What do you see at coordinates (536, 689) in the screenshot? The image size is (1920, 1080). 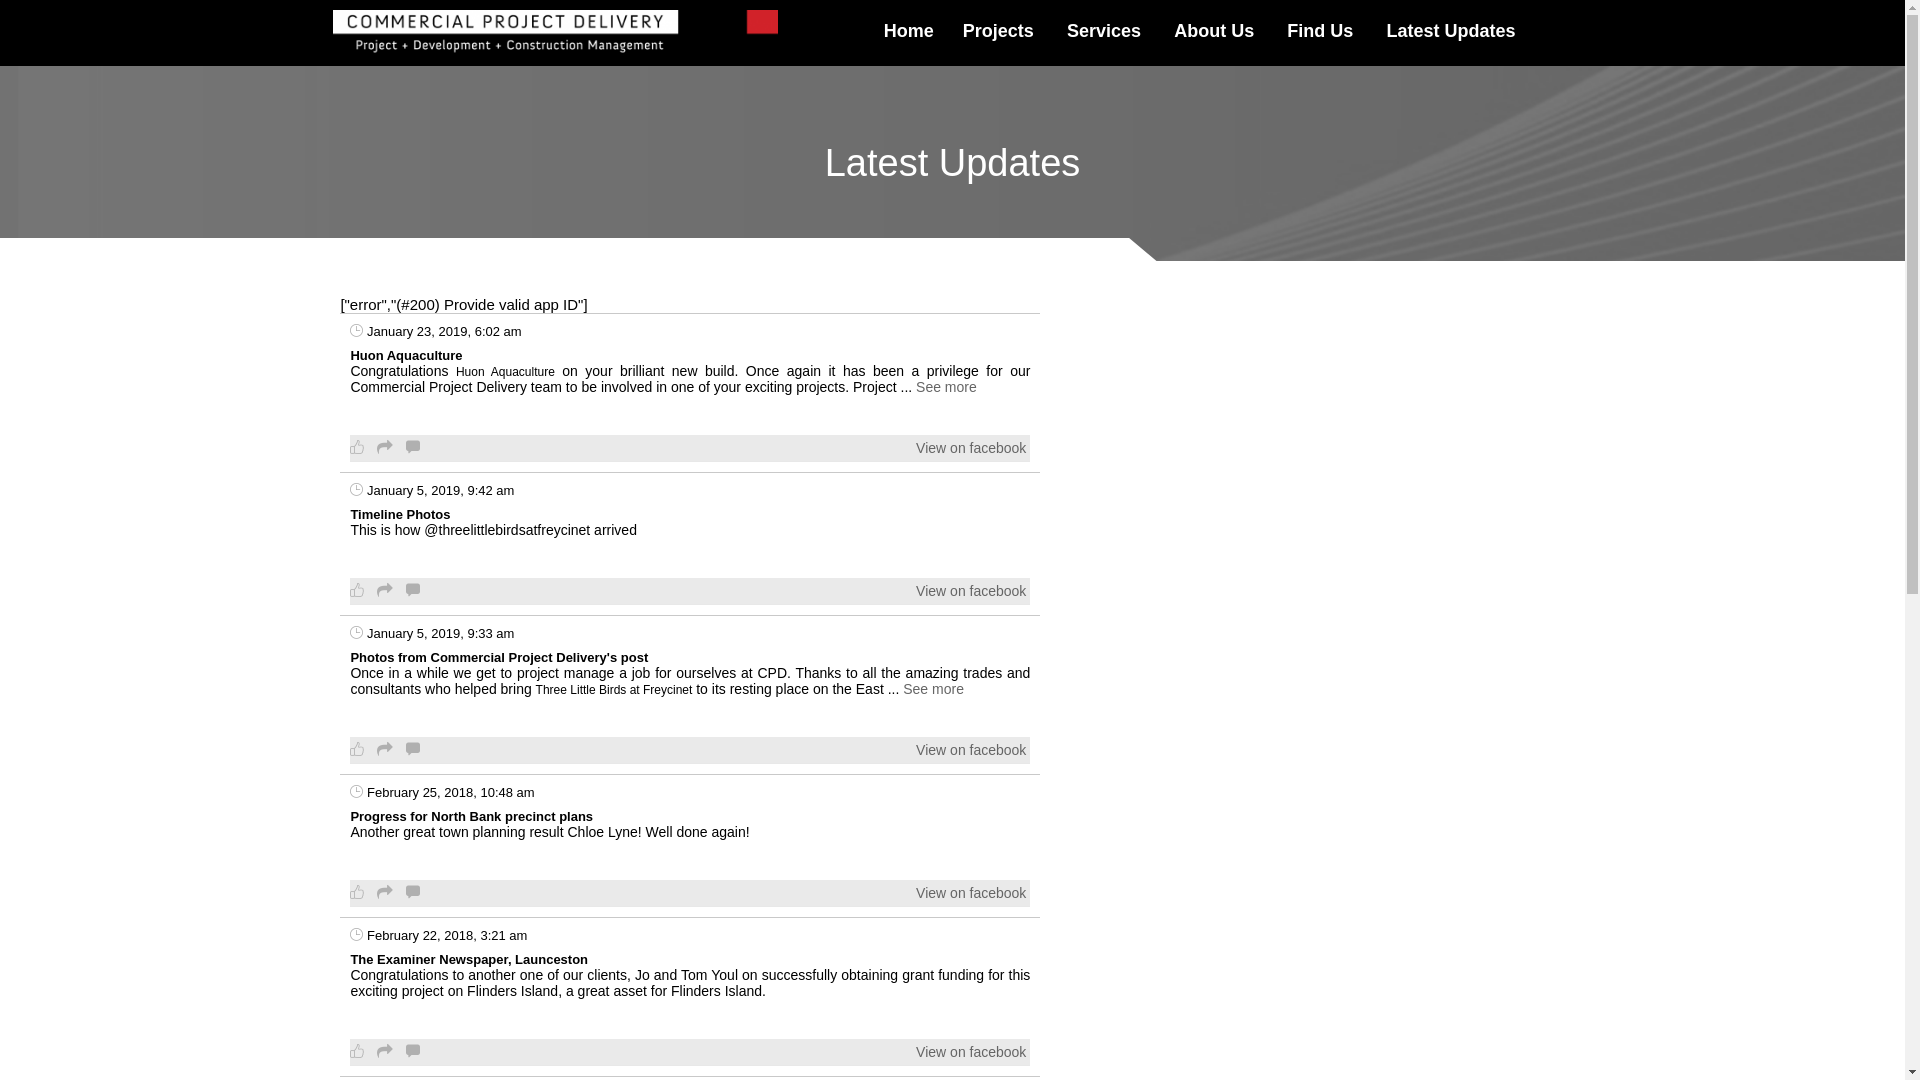 I see `'Three Little Birds at Freycinet'` at bounding box center [536, 689].